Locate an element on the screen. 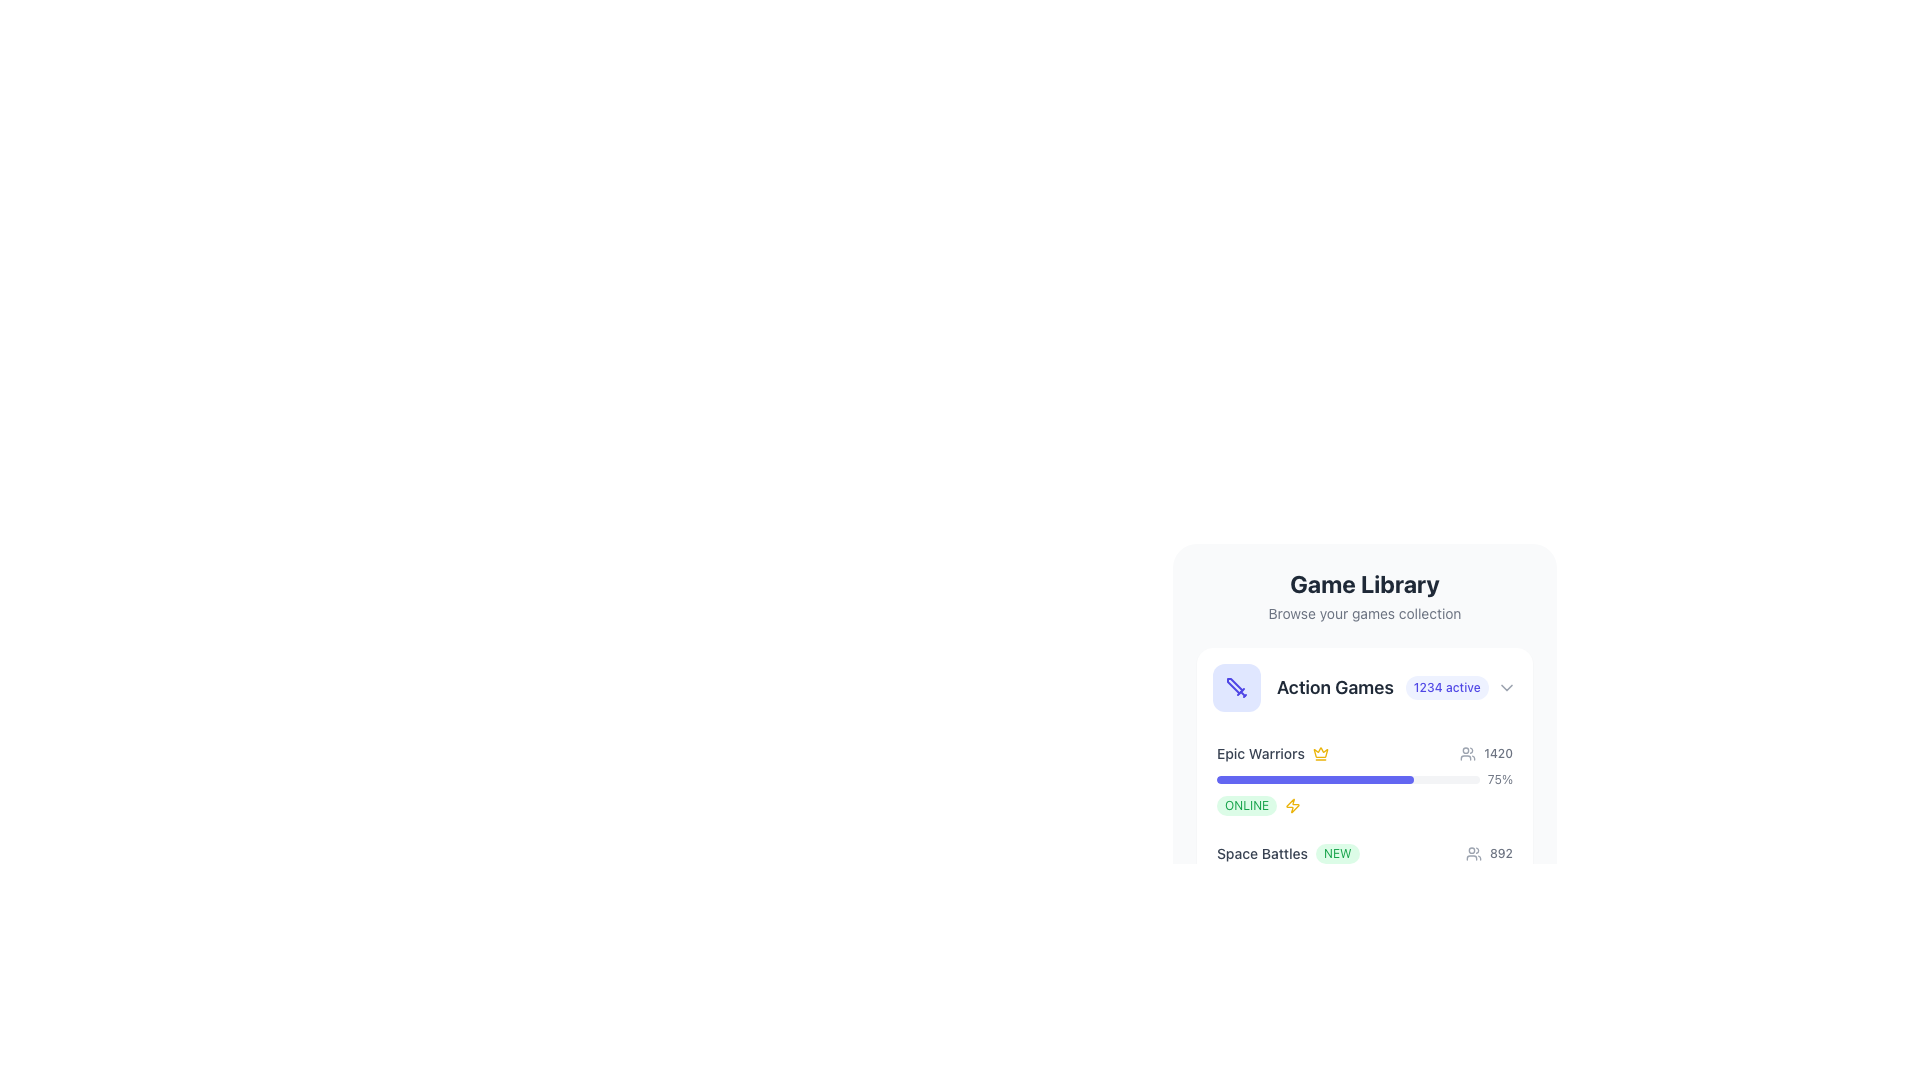 This screenshot has width=1920, height=1080. label indicating new status next to 'Space Battles' in the 'Action Games' section is located at coordinates (1337, 853).